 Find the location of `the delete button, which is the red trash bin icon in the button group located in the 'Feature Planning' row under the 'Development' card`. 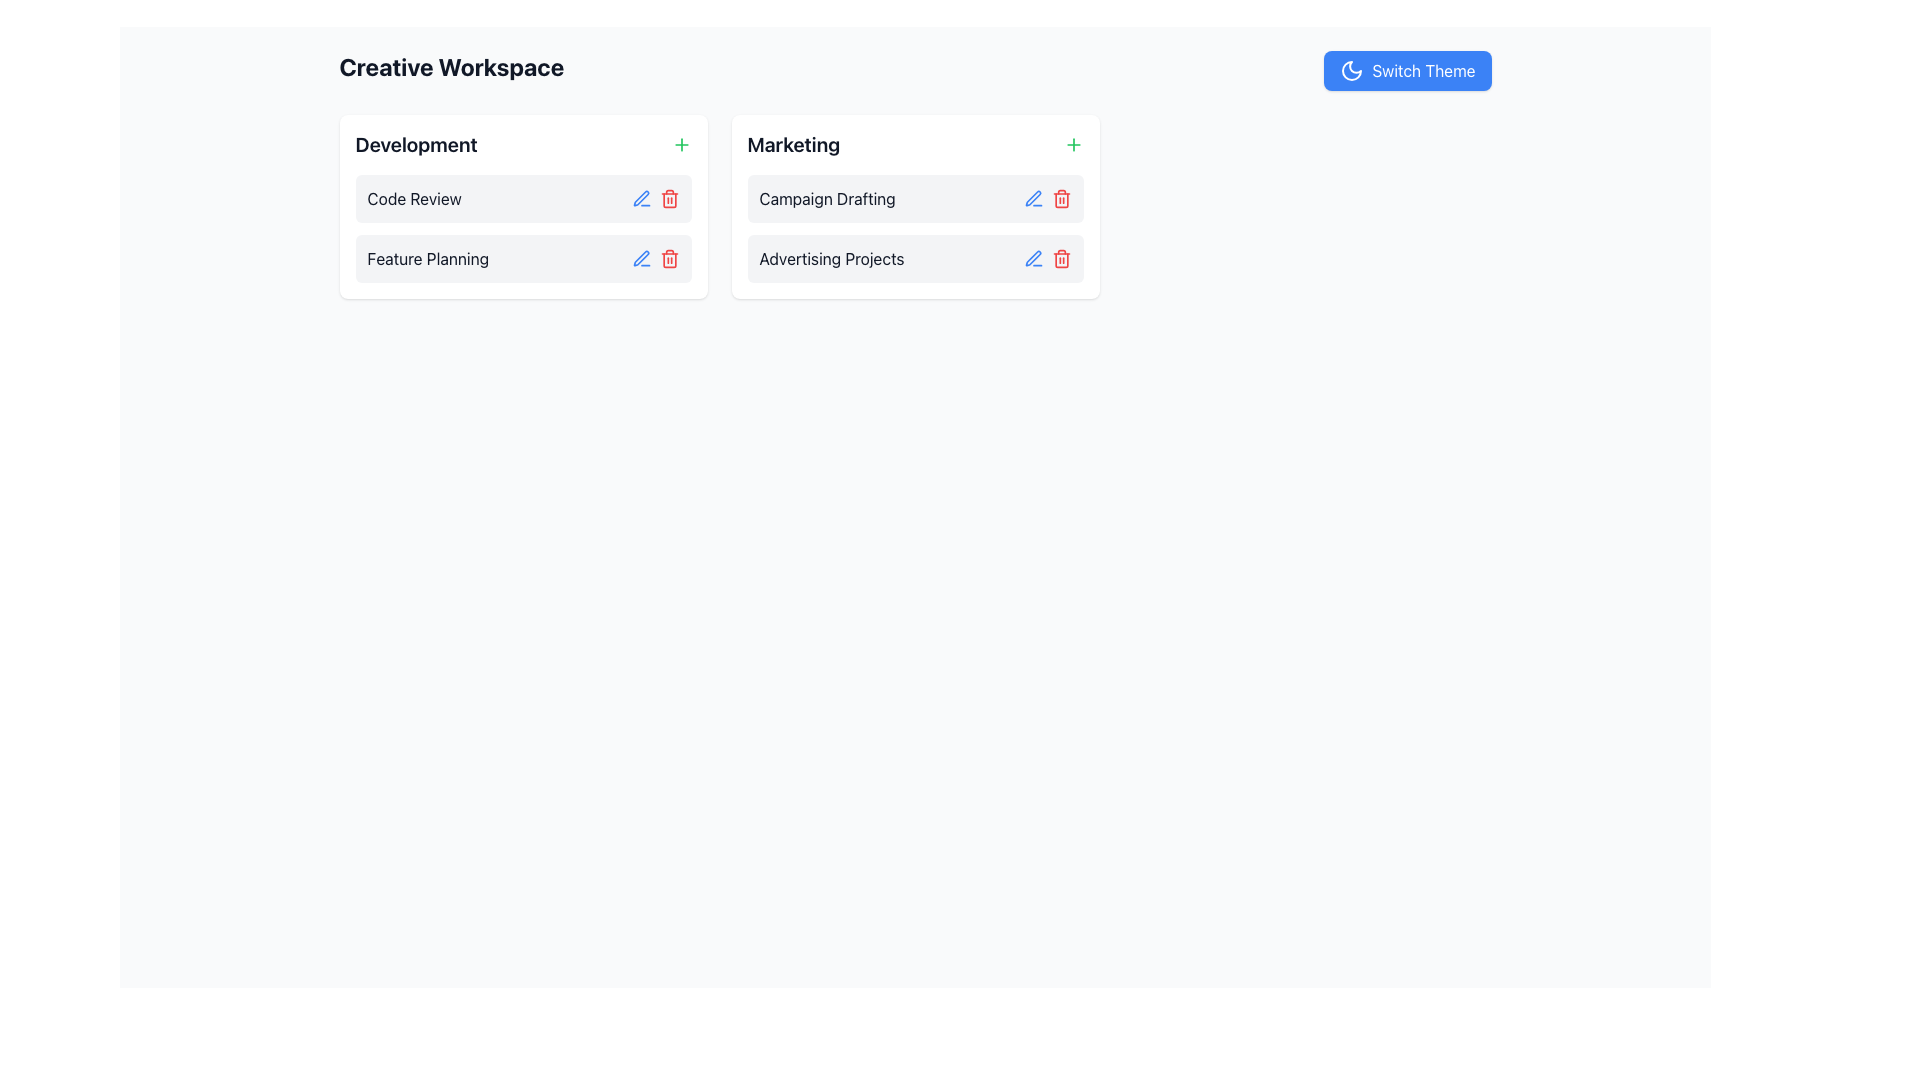

the delete button, which is the red trash bin icon in the button group located in the 'Feature Planning' row under the 'Development' card is located at coordinates (655, 257).